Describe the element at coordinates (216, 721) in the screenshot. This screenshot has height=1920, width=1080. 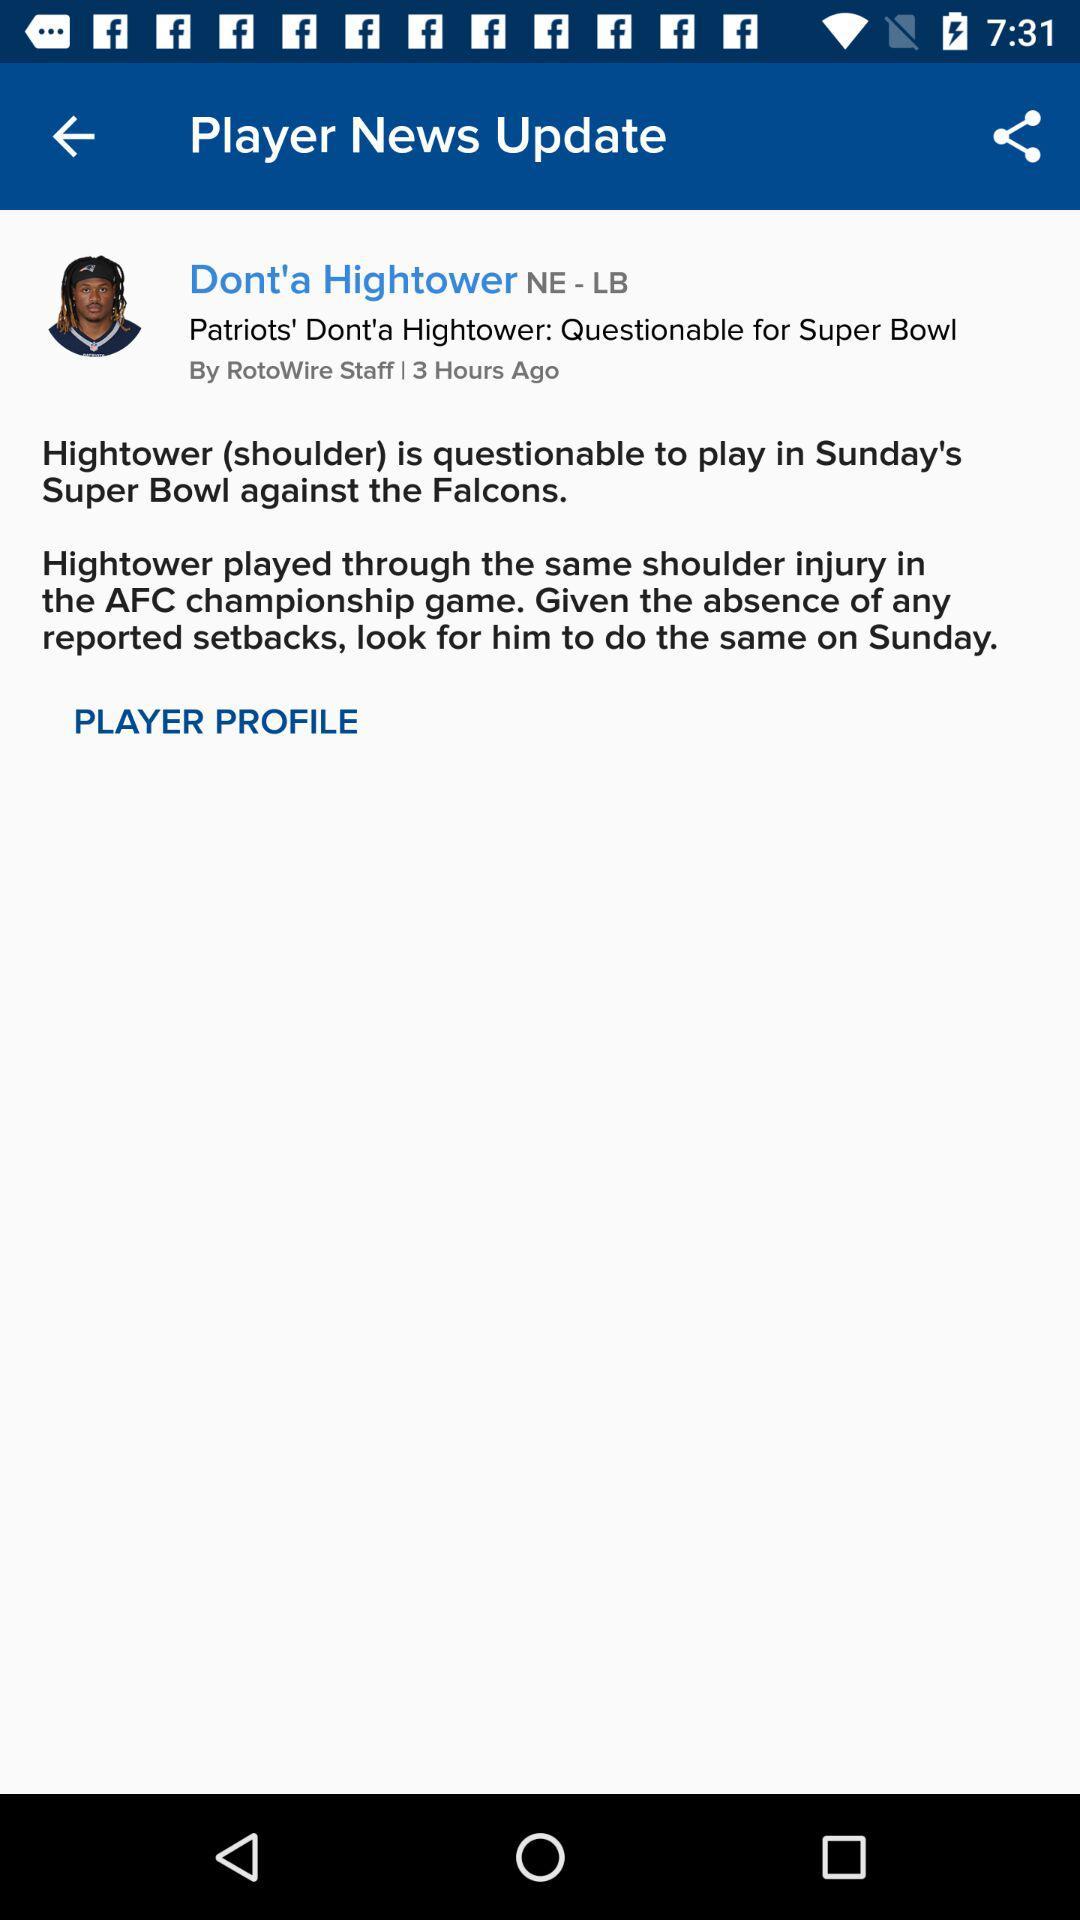
I see `the player profile icon` at that location.